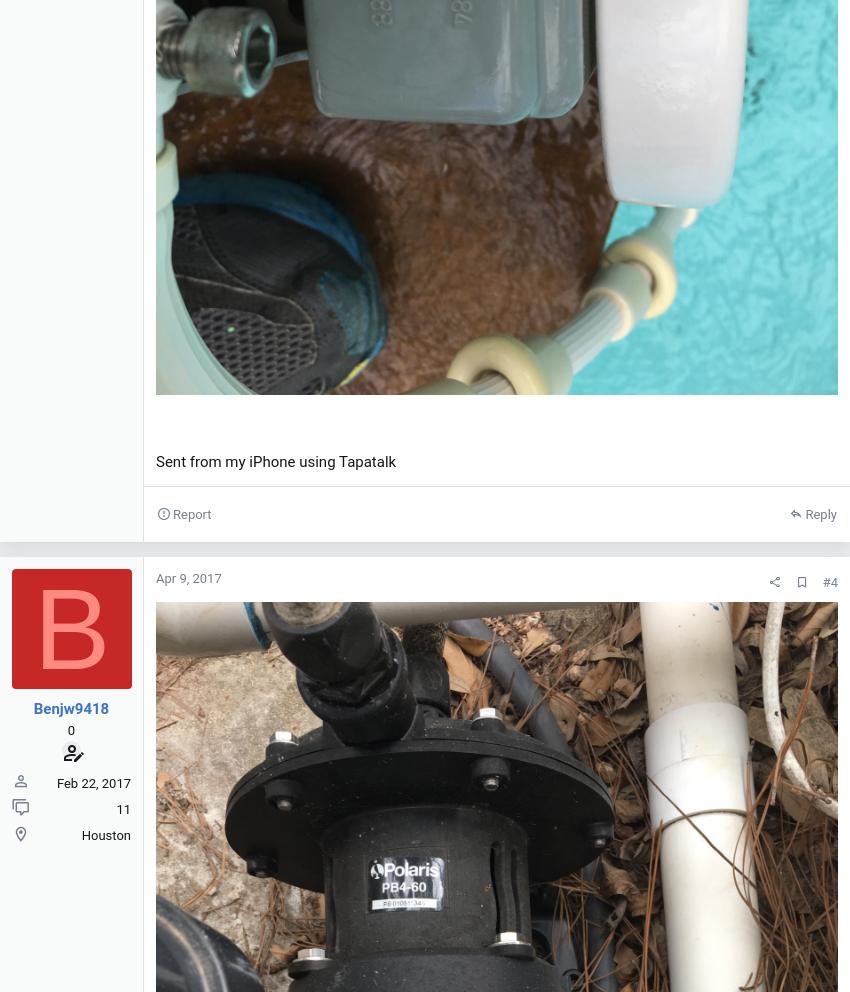 The width and height of the screenshot is (850, 992). Describe the element at coordinates (115, 808) in the screenshot. I see `'11'` at that location.